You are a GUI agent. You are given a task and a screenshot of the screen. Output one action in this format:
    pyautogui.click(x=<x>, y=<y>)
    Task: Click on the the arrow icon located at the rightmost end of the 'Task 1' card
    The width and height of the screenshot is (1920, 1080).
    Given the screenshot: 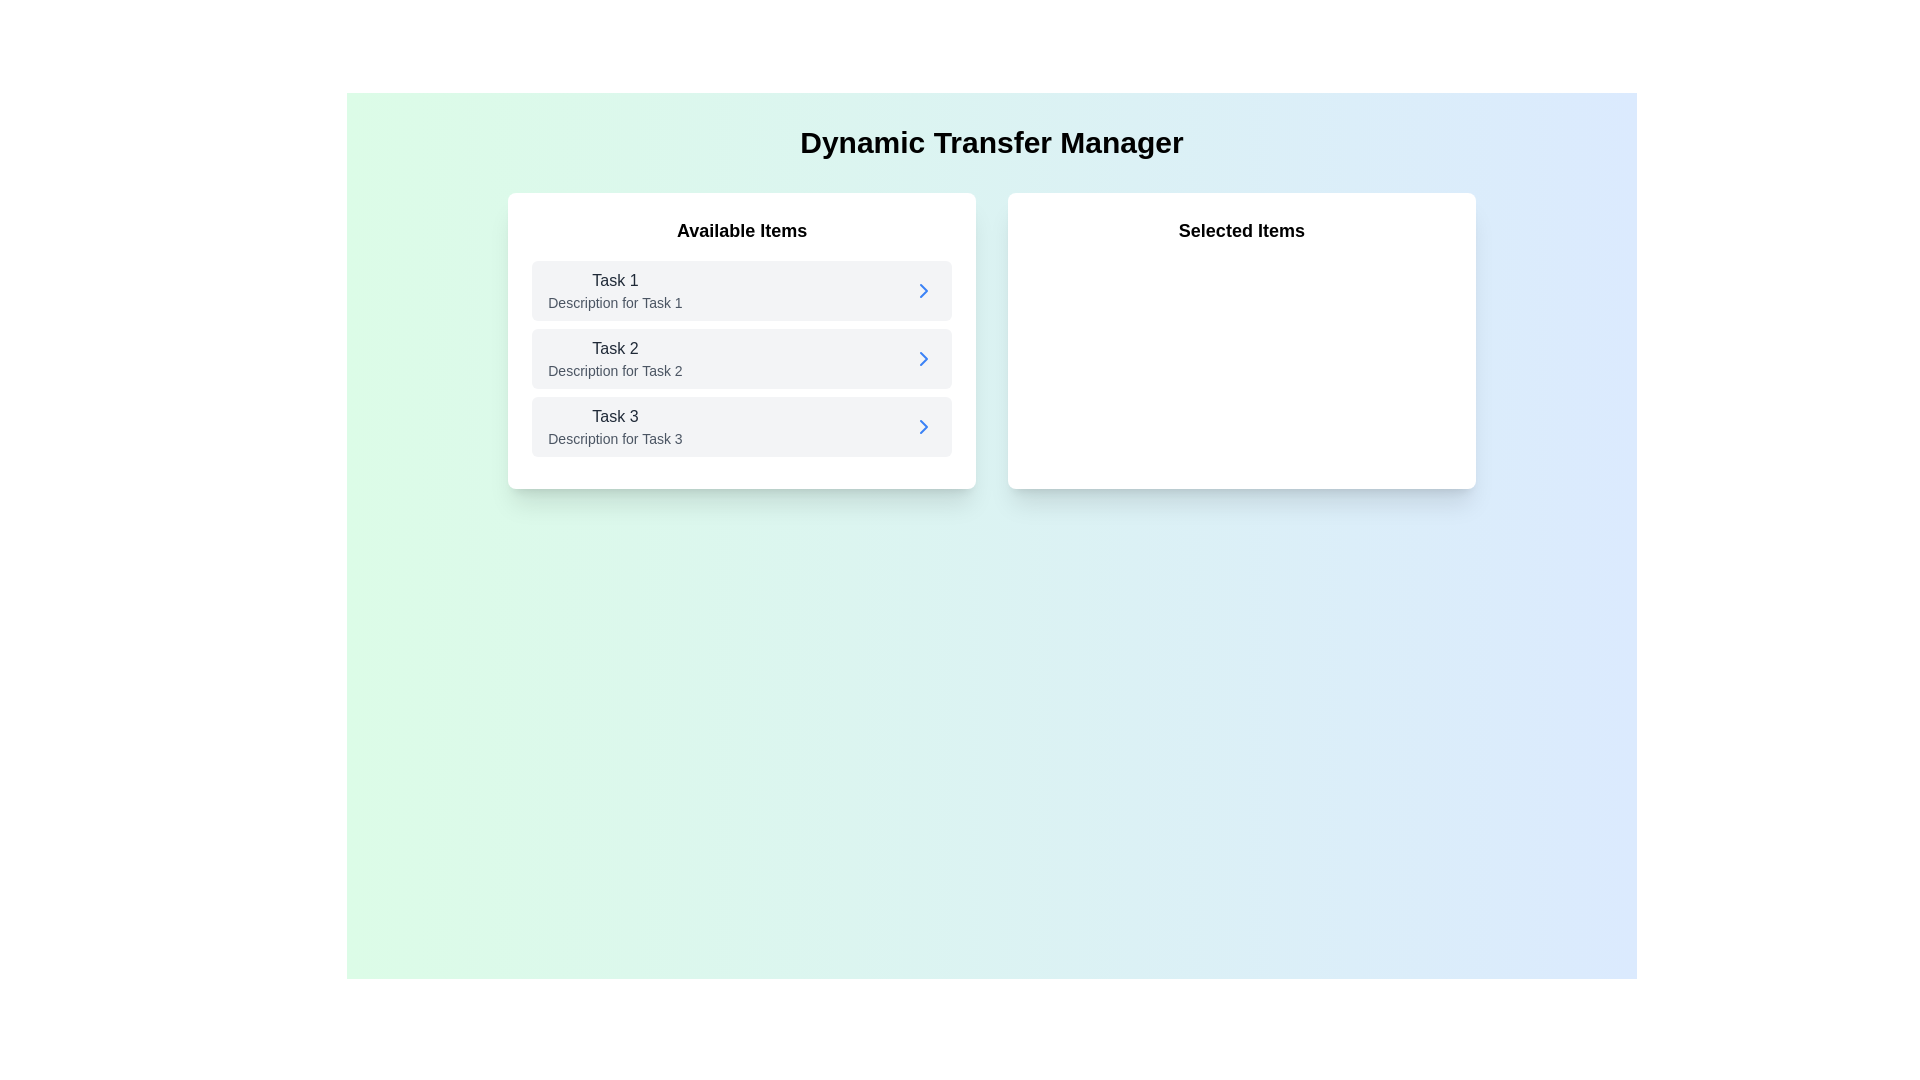 What is the action you would take?
    pyautogui.click(x=923, y=290)
    